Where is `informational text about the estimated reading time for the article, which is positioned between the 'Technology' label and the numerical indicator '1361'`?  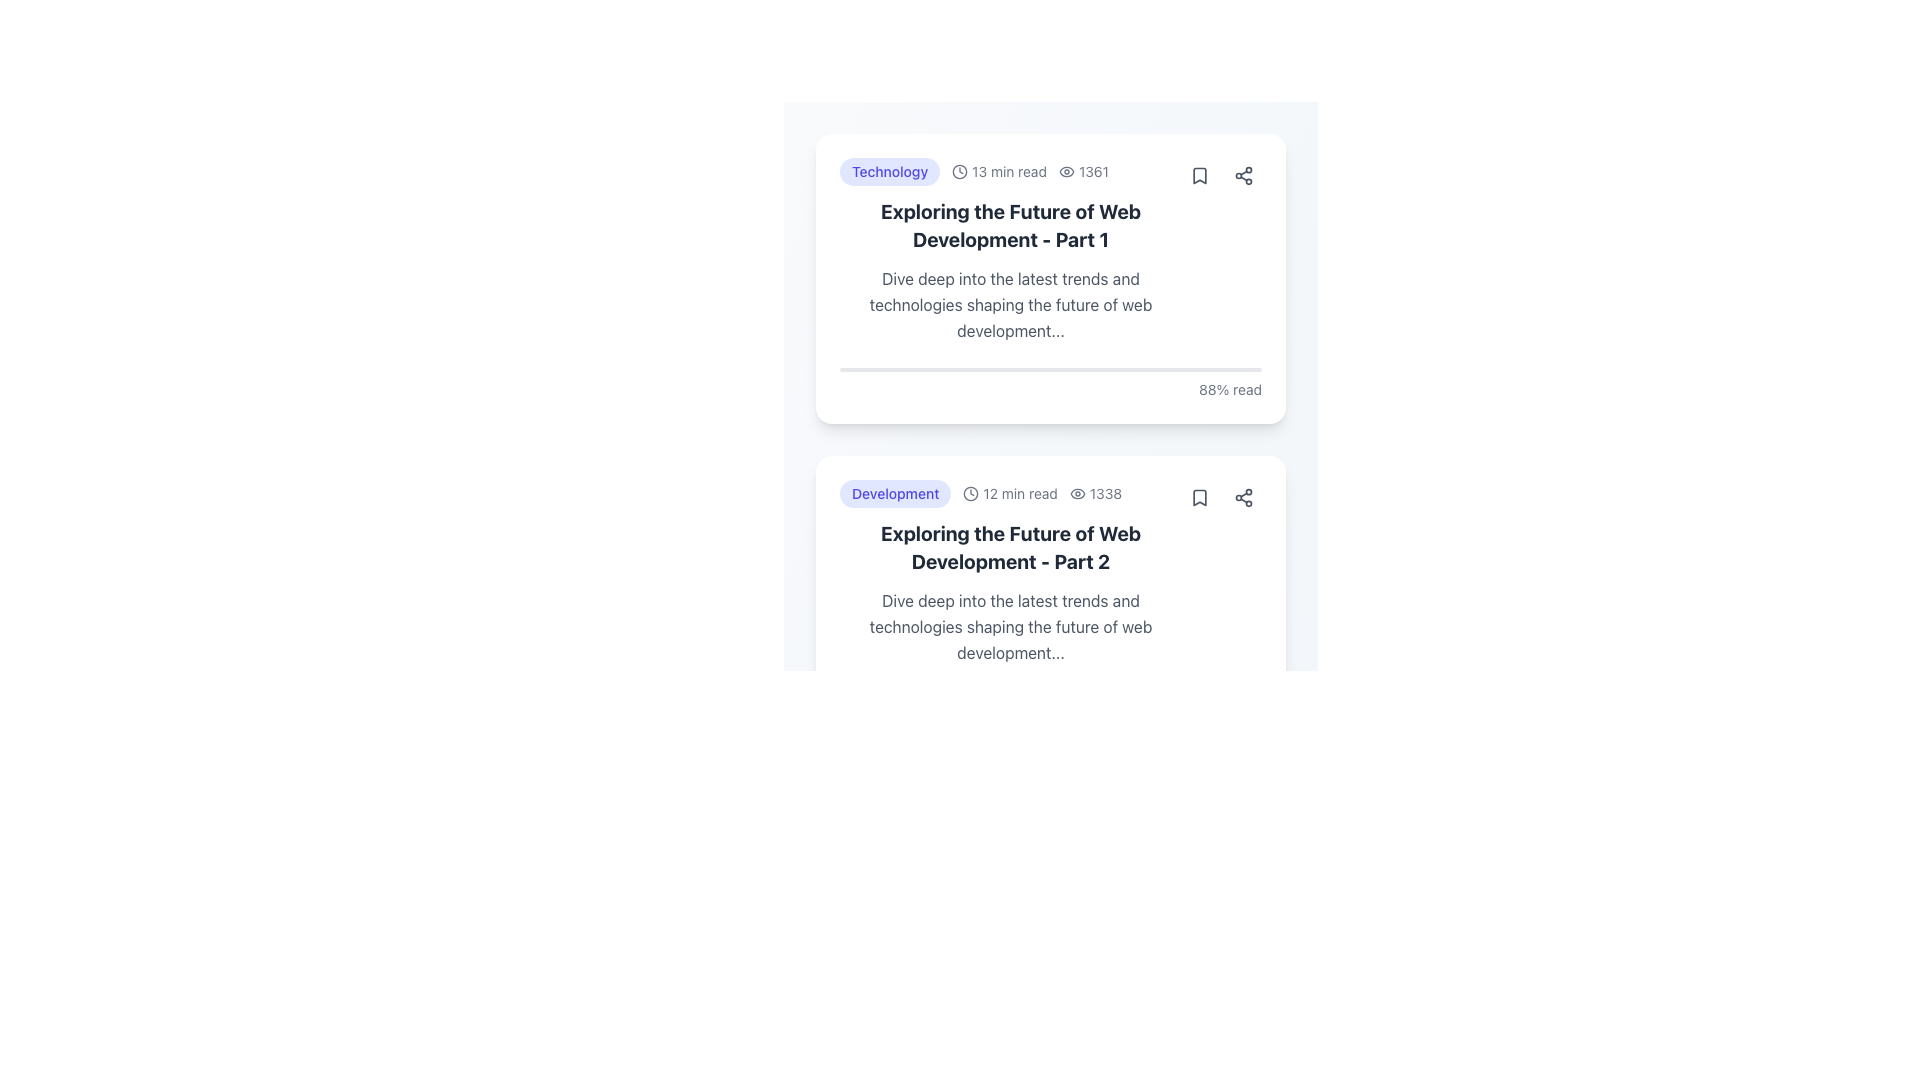 informational text about the estimated reading time for the article, which is positioned between the 'Technology' label and the numerical indicator '1361' is located at coordinates (999, 171).